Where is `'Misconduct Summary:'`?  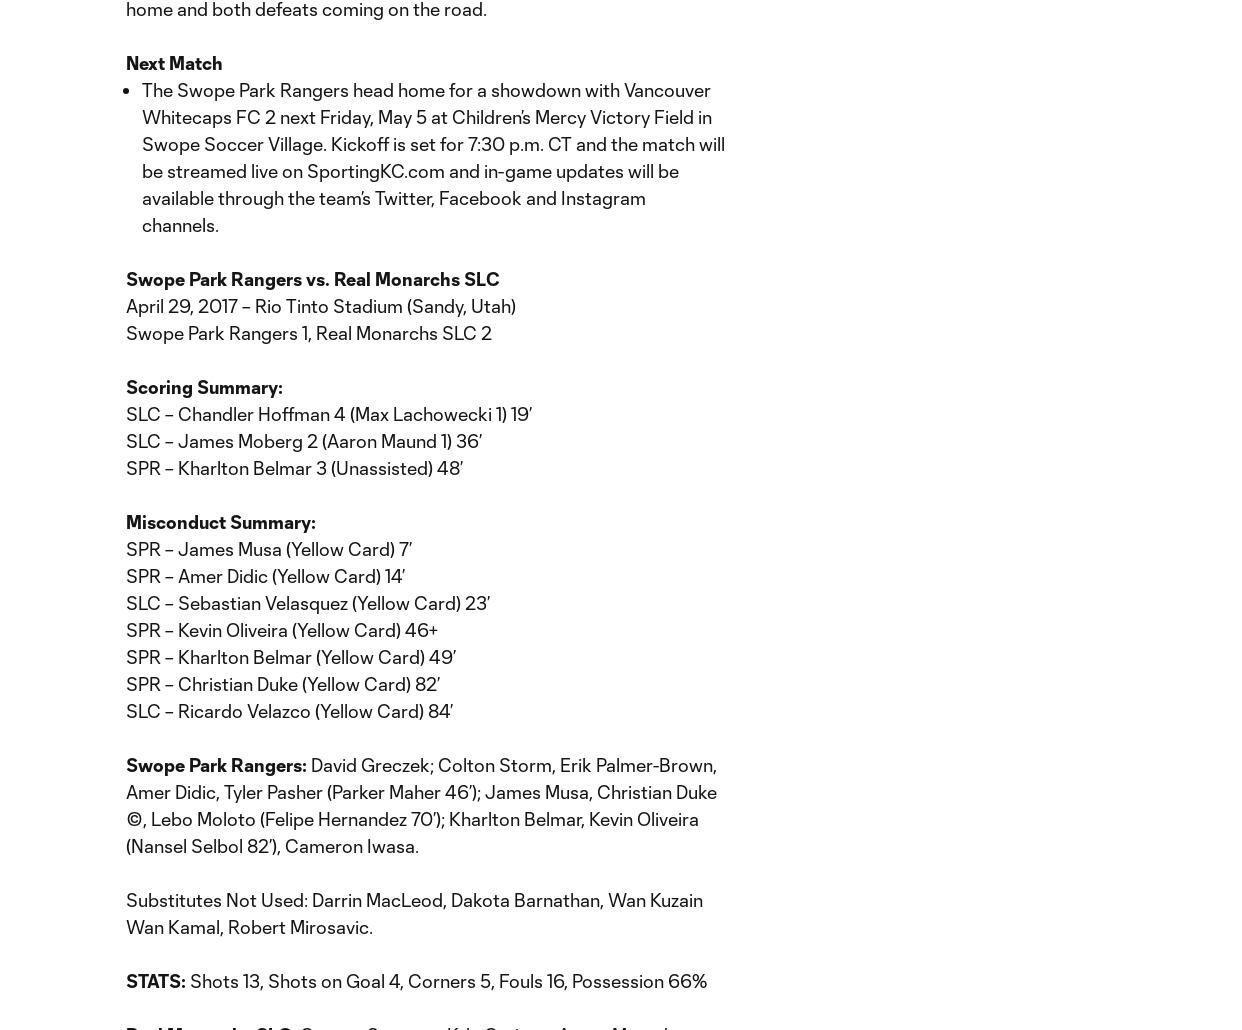
'Misconduct Summary:' is located at coordinates (219, 522).